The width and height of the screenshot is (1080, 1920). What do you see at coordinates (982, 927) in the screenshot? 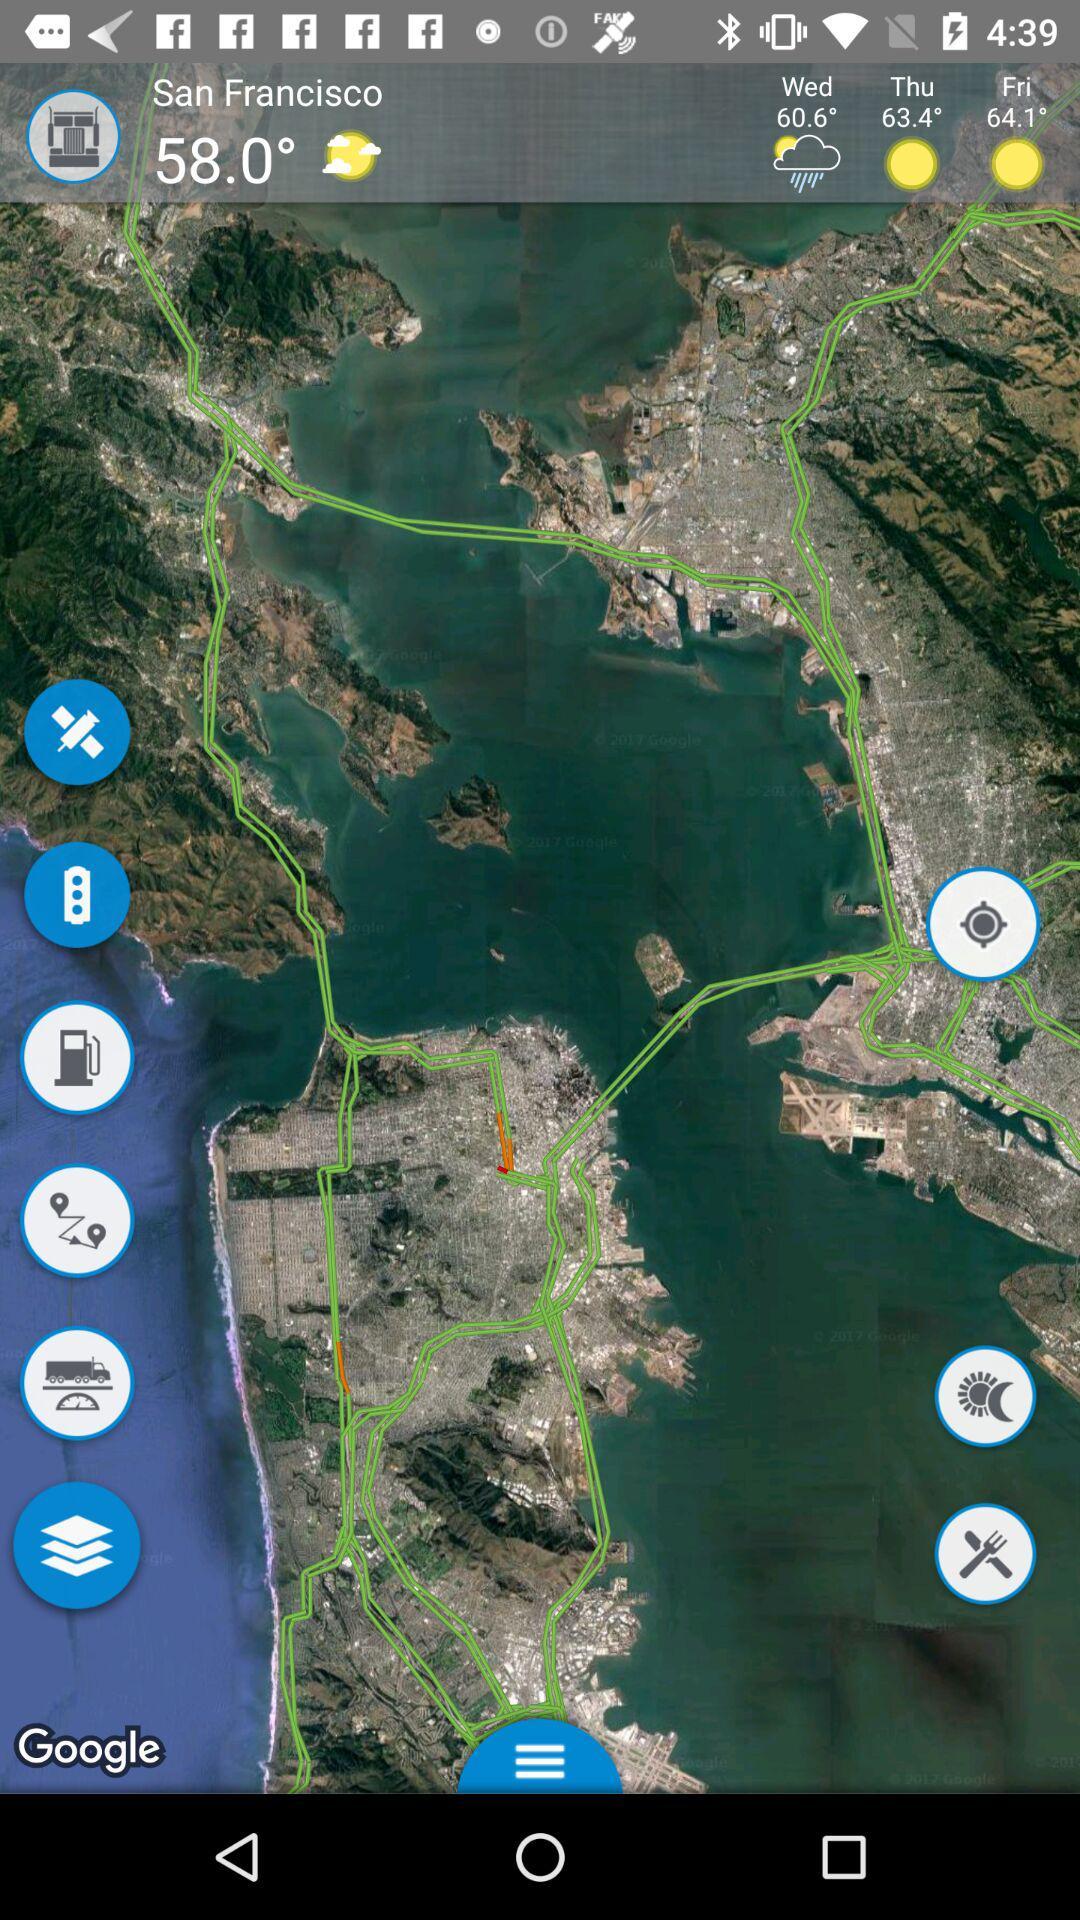
I see `the location_crosshair icon` at bounding box center [982, 927].